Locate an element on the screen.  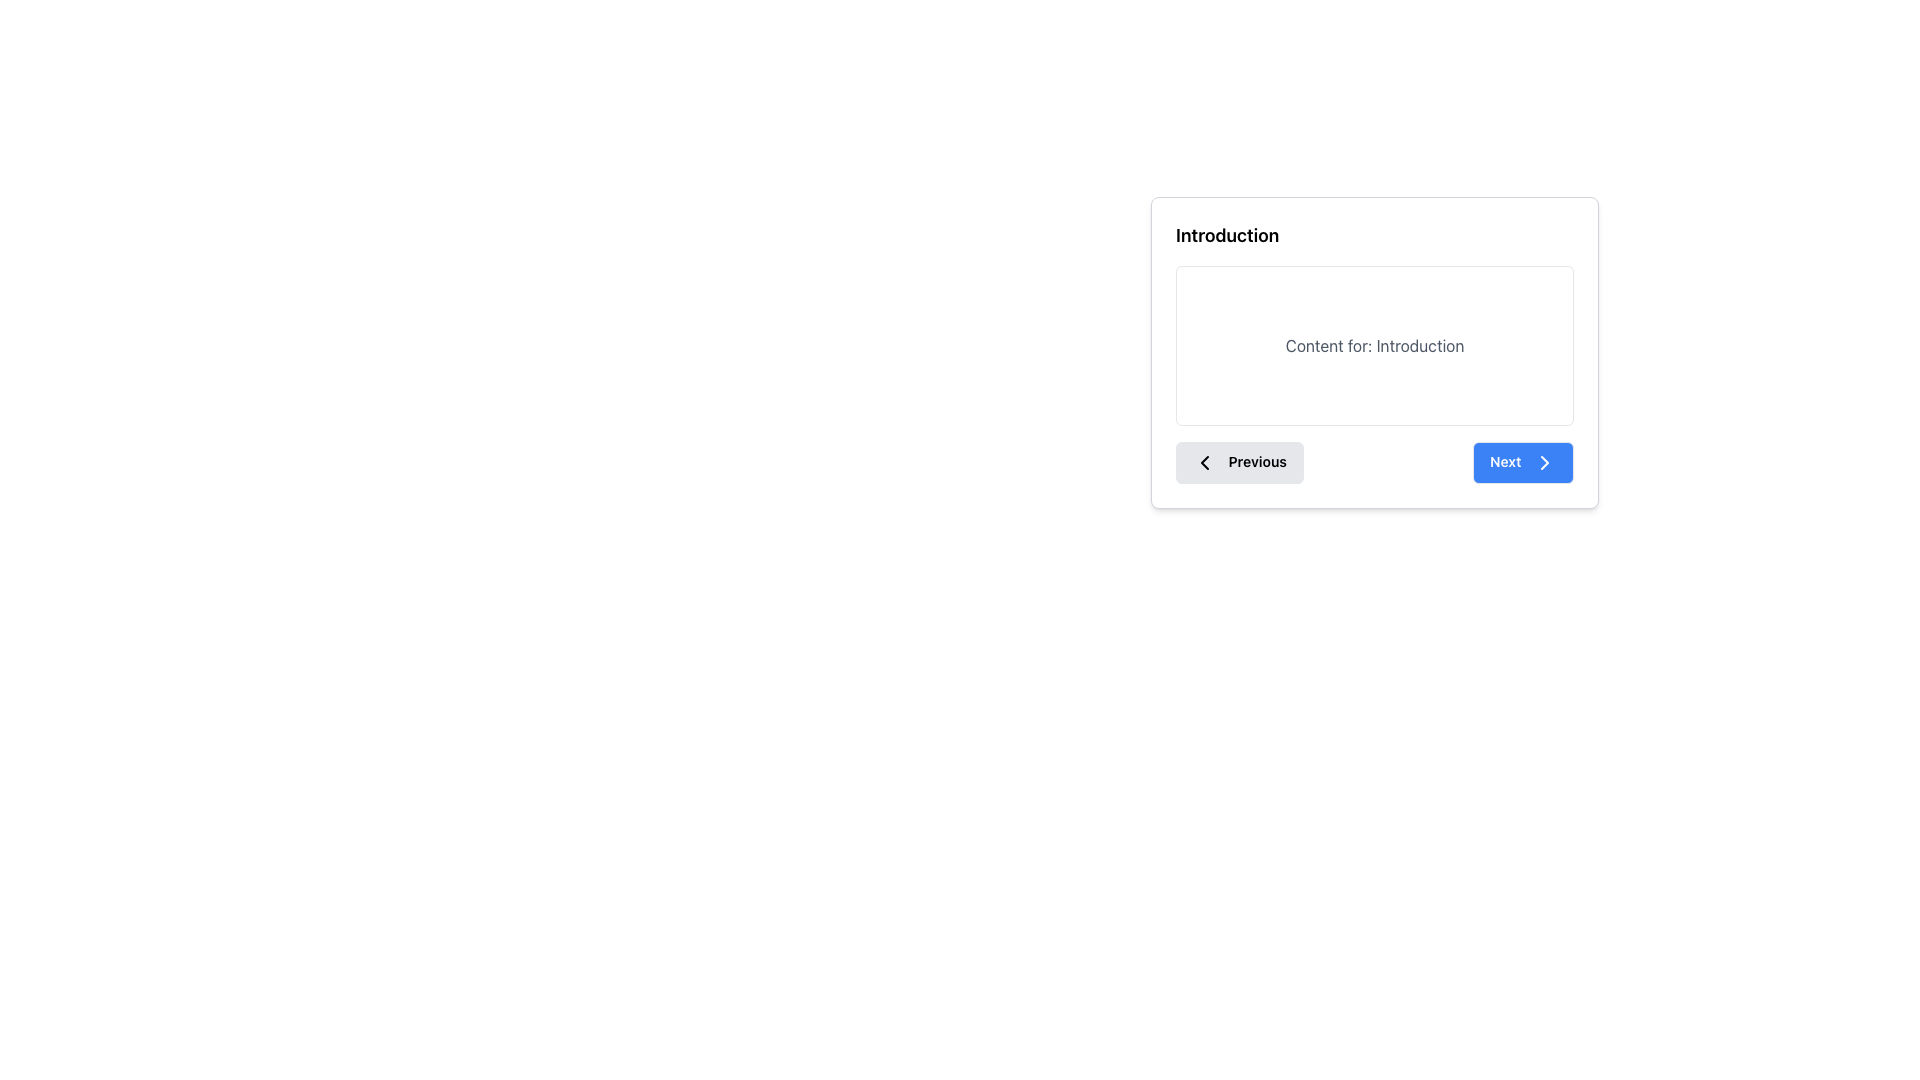
the progression navigation icon located to the right of the 'Next' button is located at coordinates (1544, 462).